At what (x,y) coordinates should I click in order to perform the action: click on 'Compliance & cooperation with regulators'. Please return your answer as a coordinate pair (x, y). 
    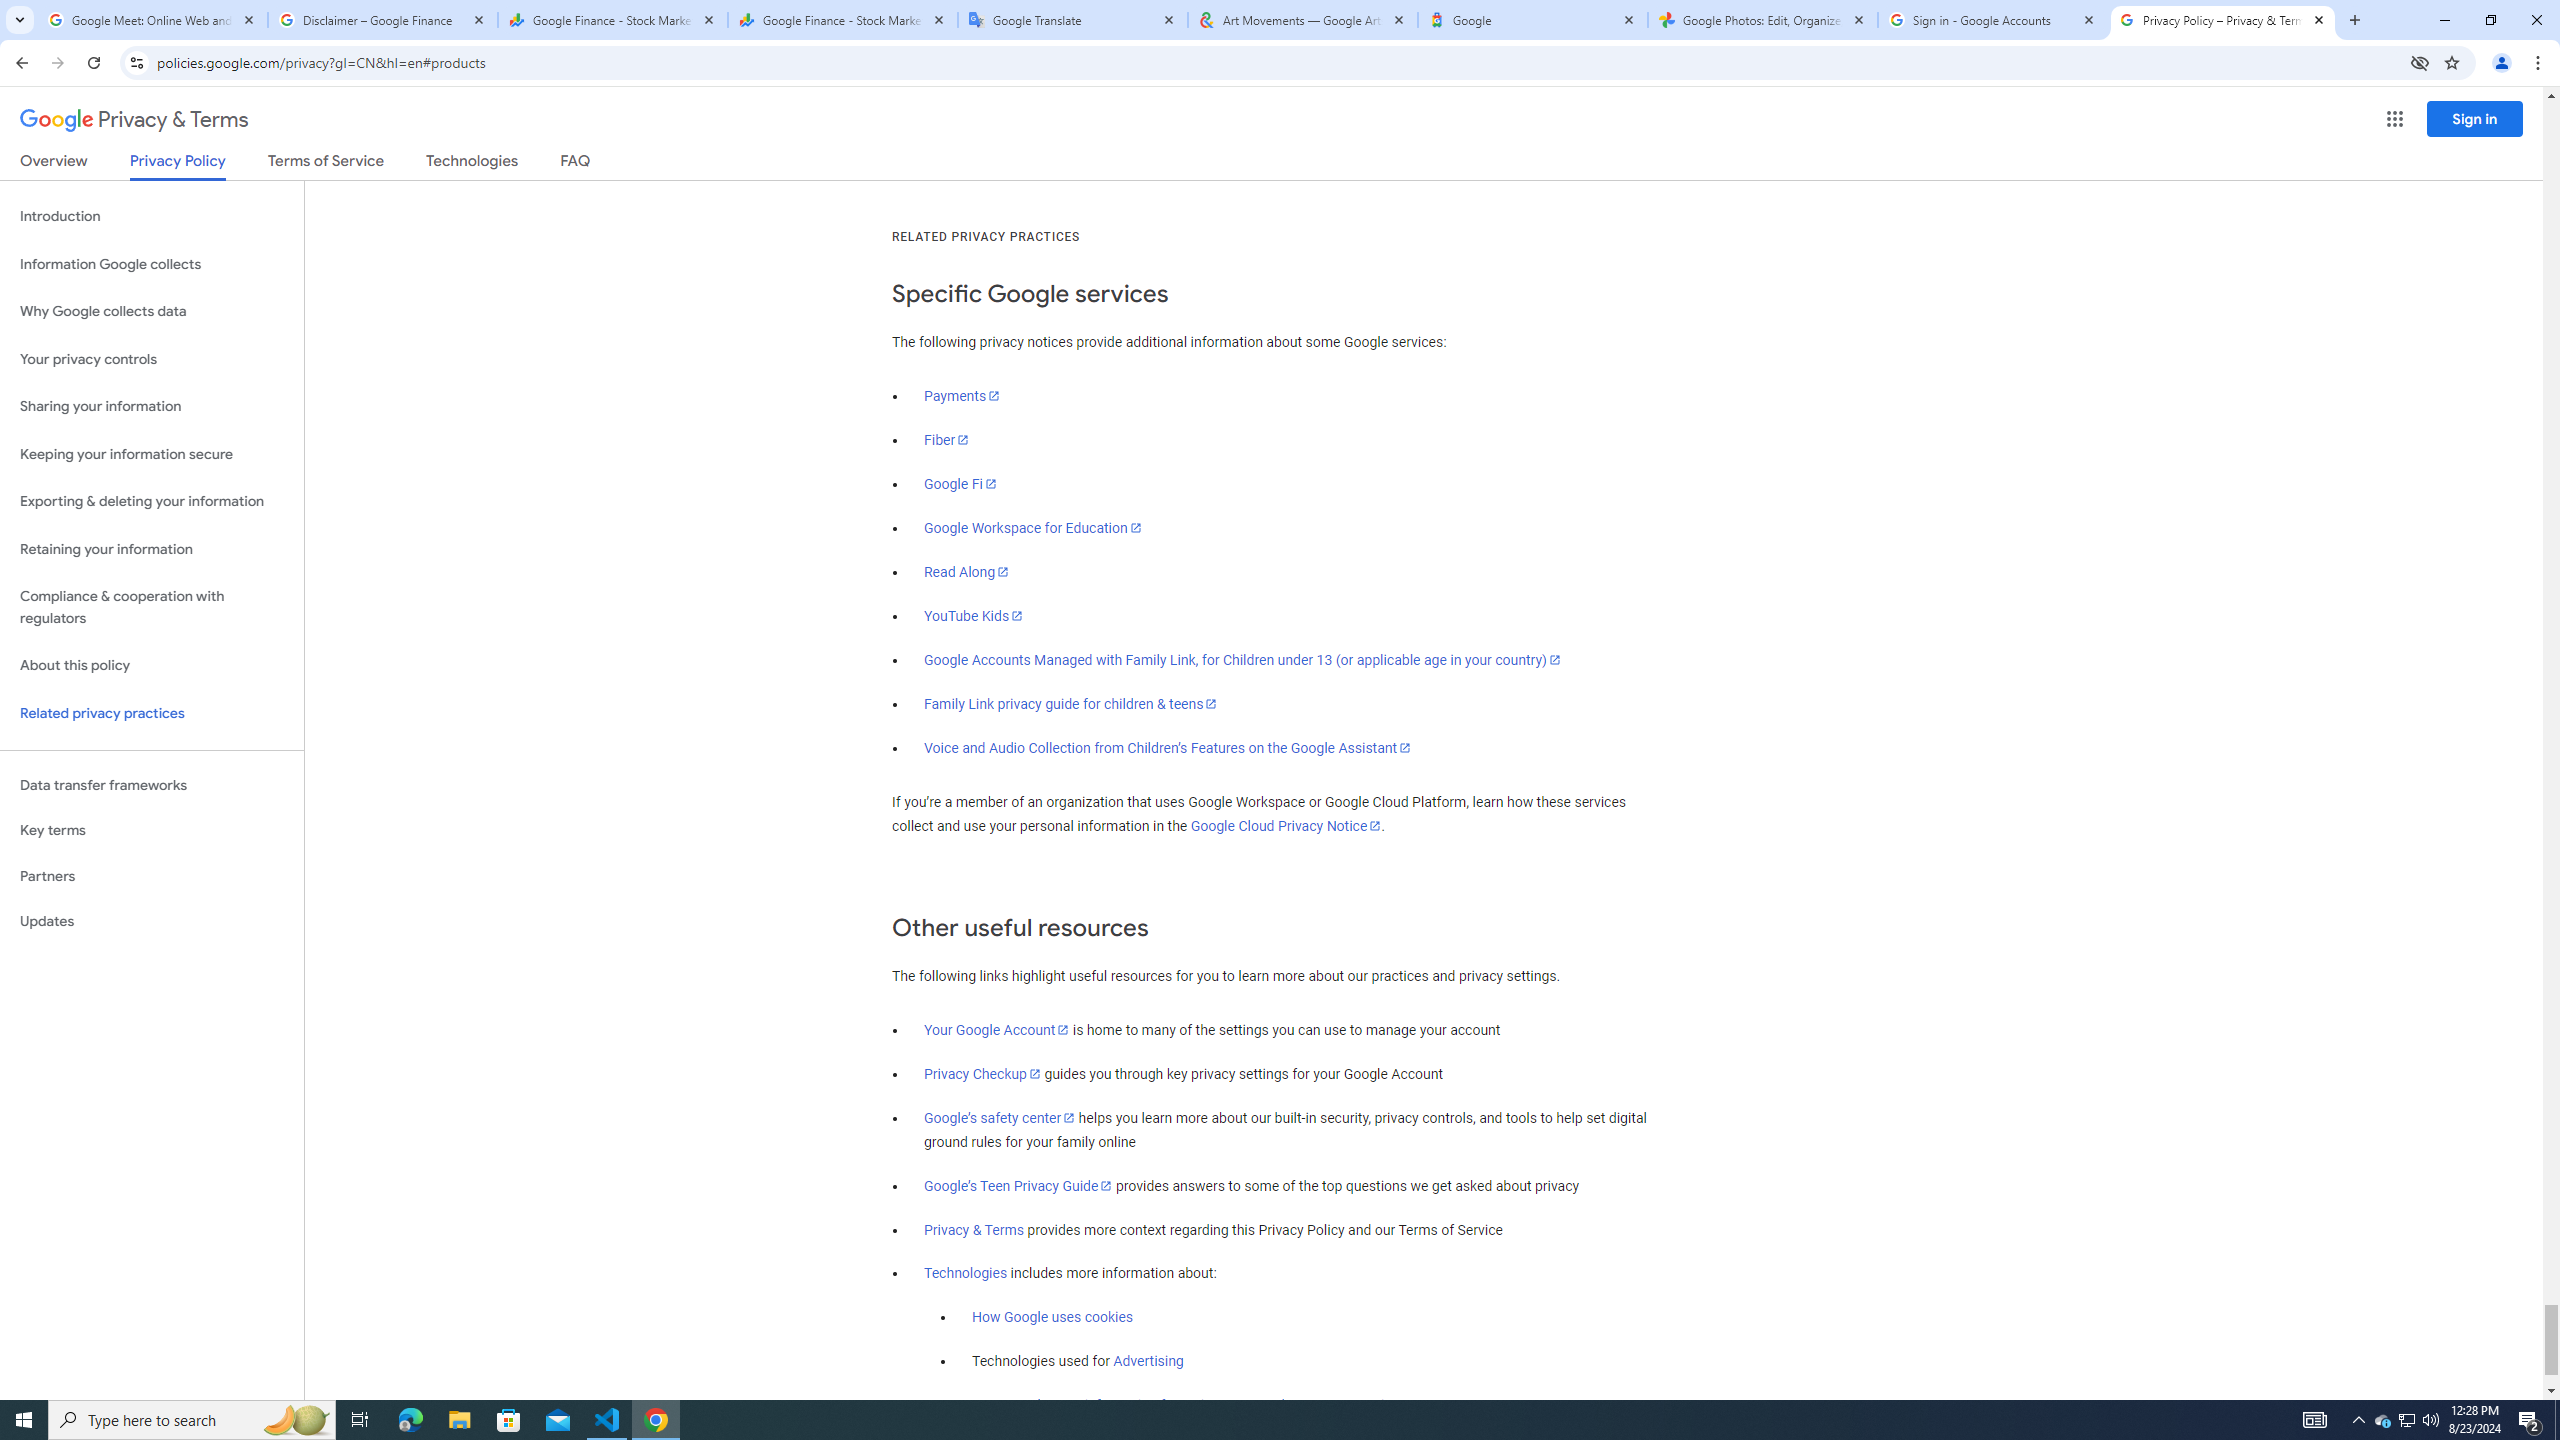
    Looking at the image, I should click on (151, 608).